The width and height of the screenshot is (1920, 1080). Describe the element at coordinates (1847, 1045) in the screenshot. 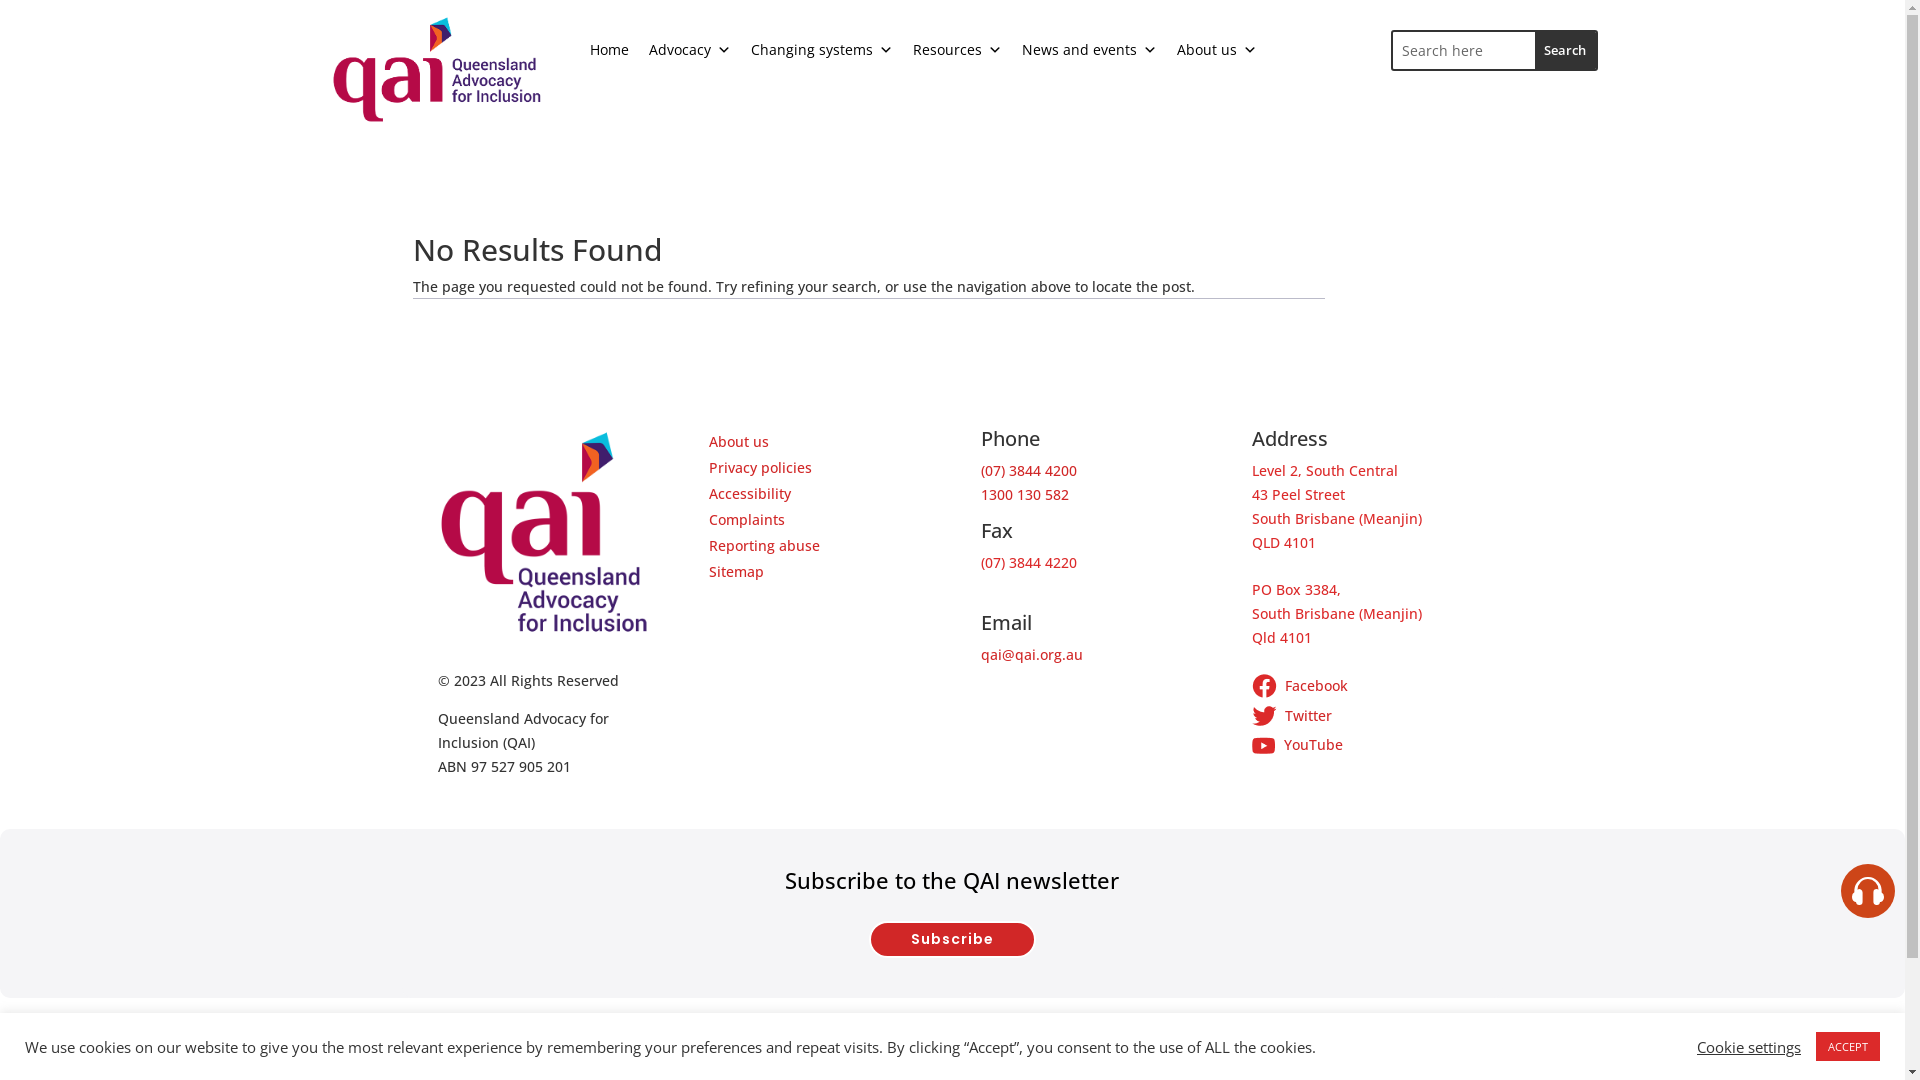

I see `'ACCEPT'` at that location.